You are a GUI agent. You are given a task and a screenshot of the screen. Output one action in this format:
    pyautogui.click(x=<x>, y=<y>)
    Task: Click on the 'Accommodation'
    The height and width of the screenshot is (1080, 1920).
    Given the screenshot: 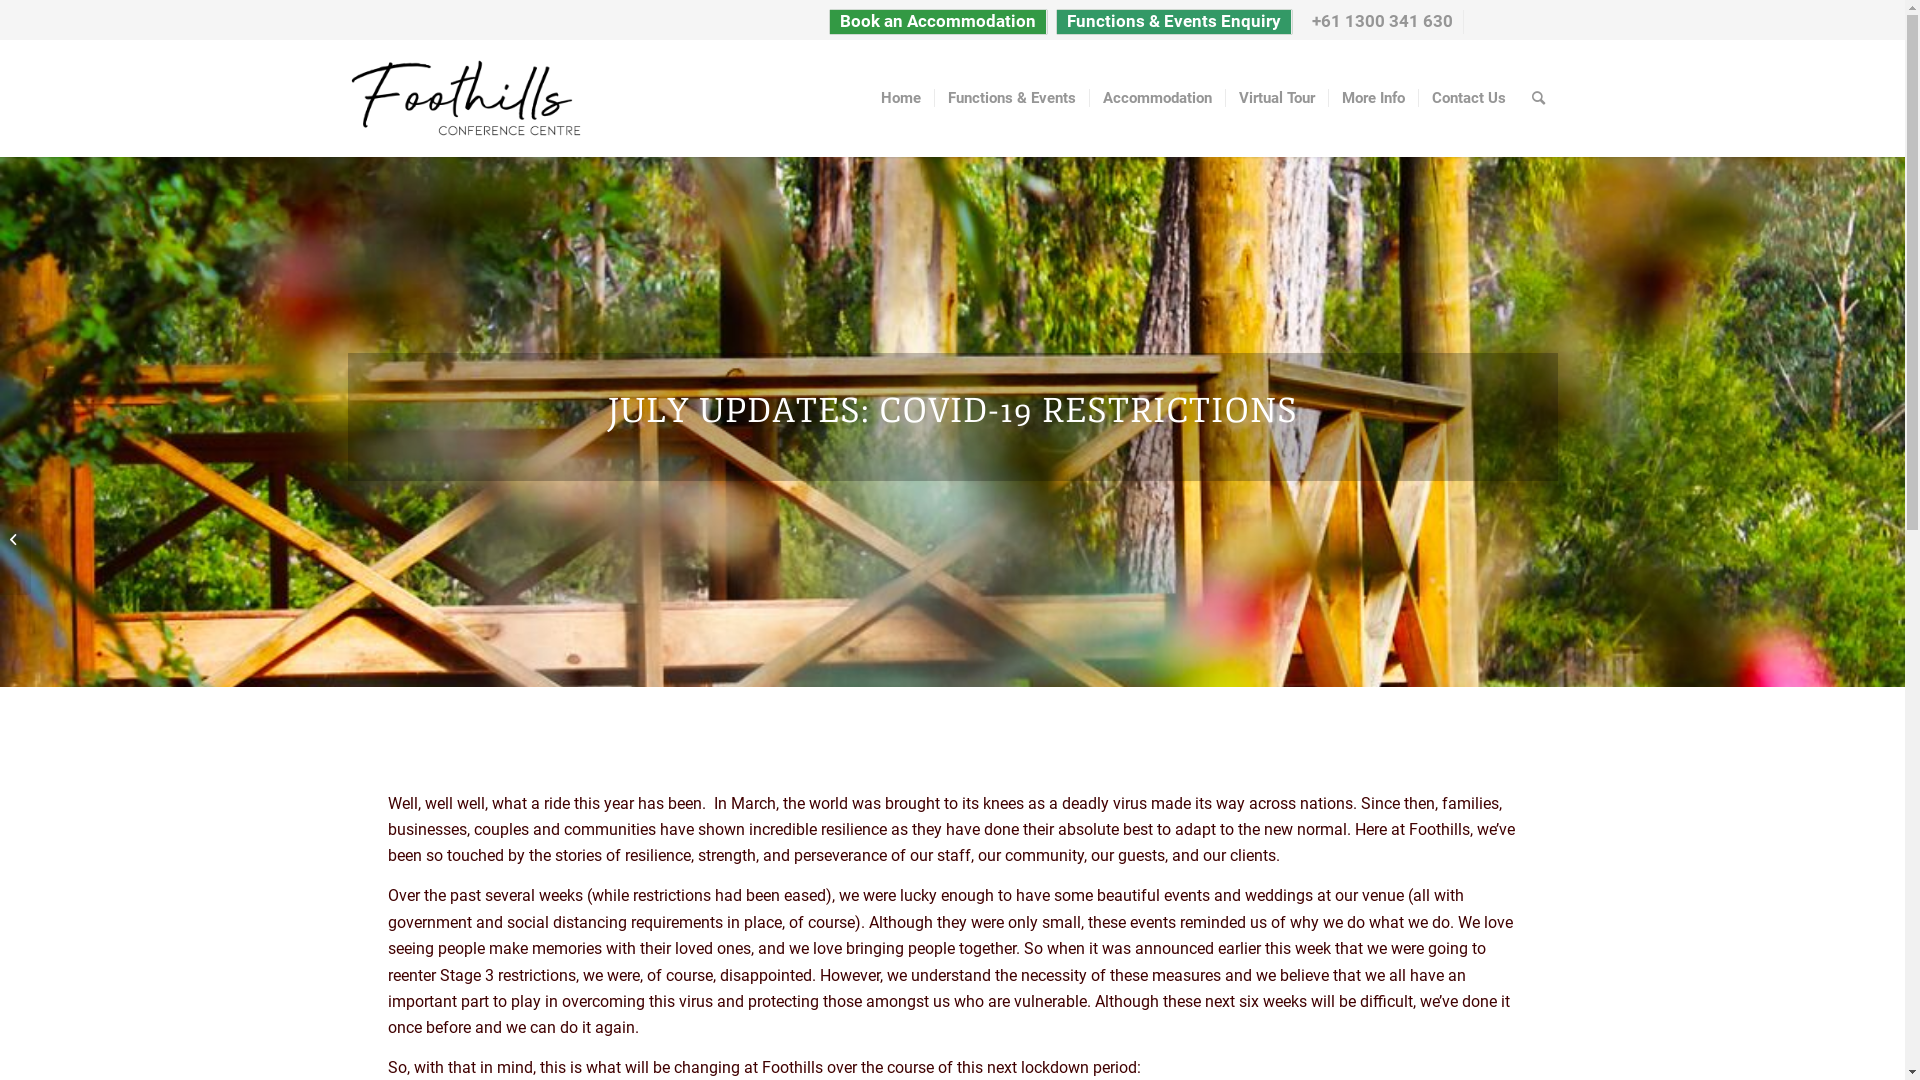 What is the action you would take?
    pyautogui.click(x=1087, y=97)
    